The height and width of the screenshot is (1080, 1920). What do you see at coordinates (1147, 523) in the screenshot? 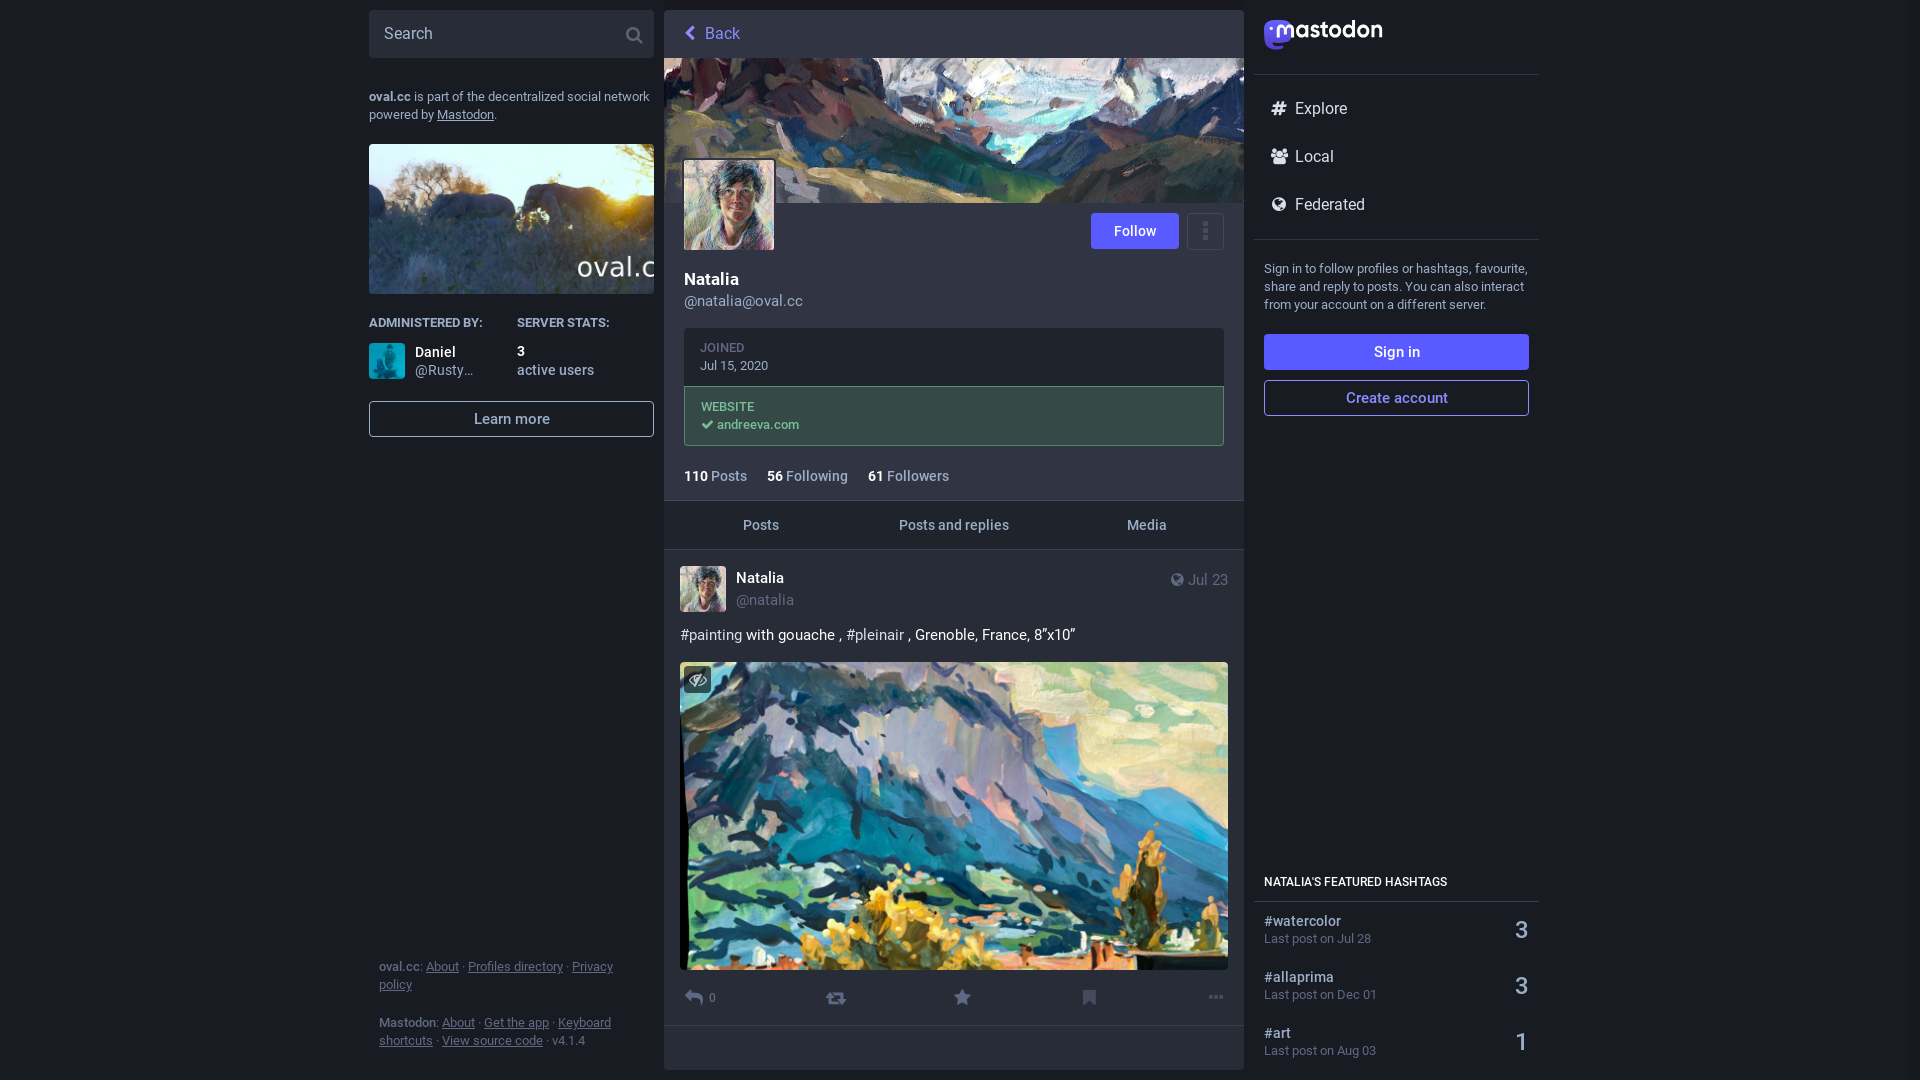
I see `'Media'` at bounding box center [1147, 523].